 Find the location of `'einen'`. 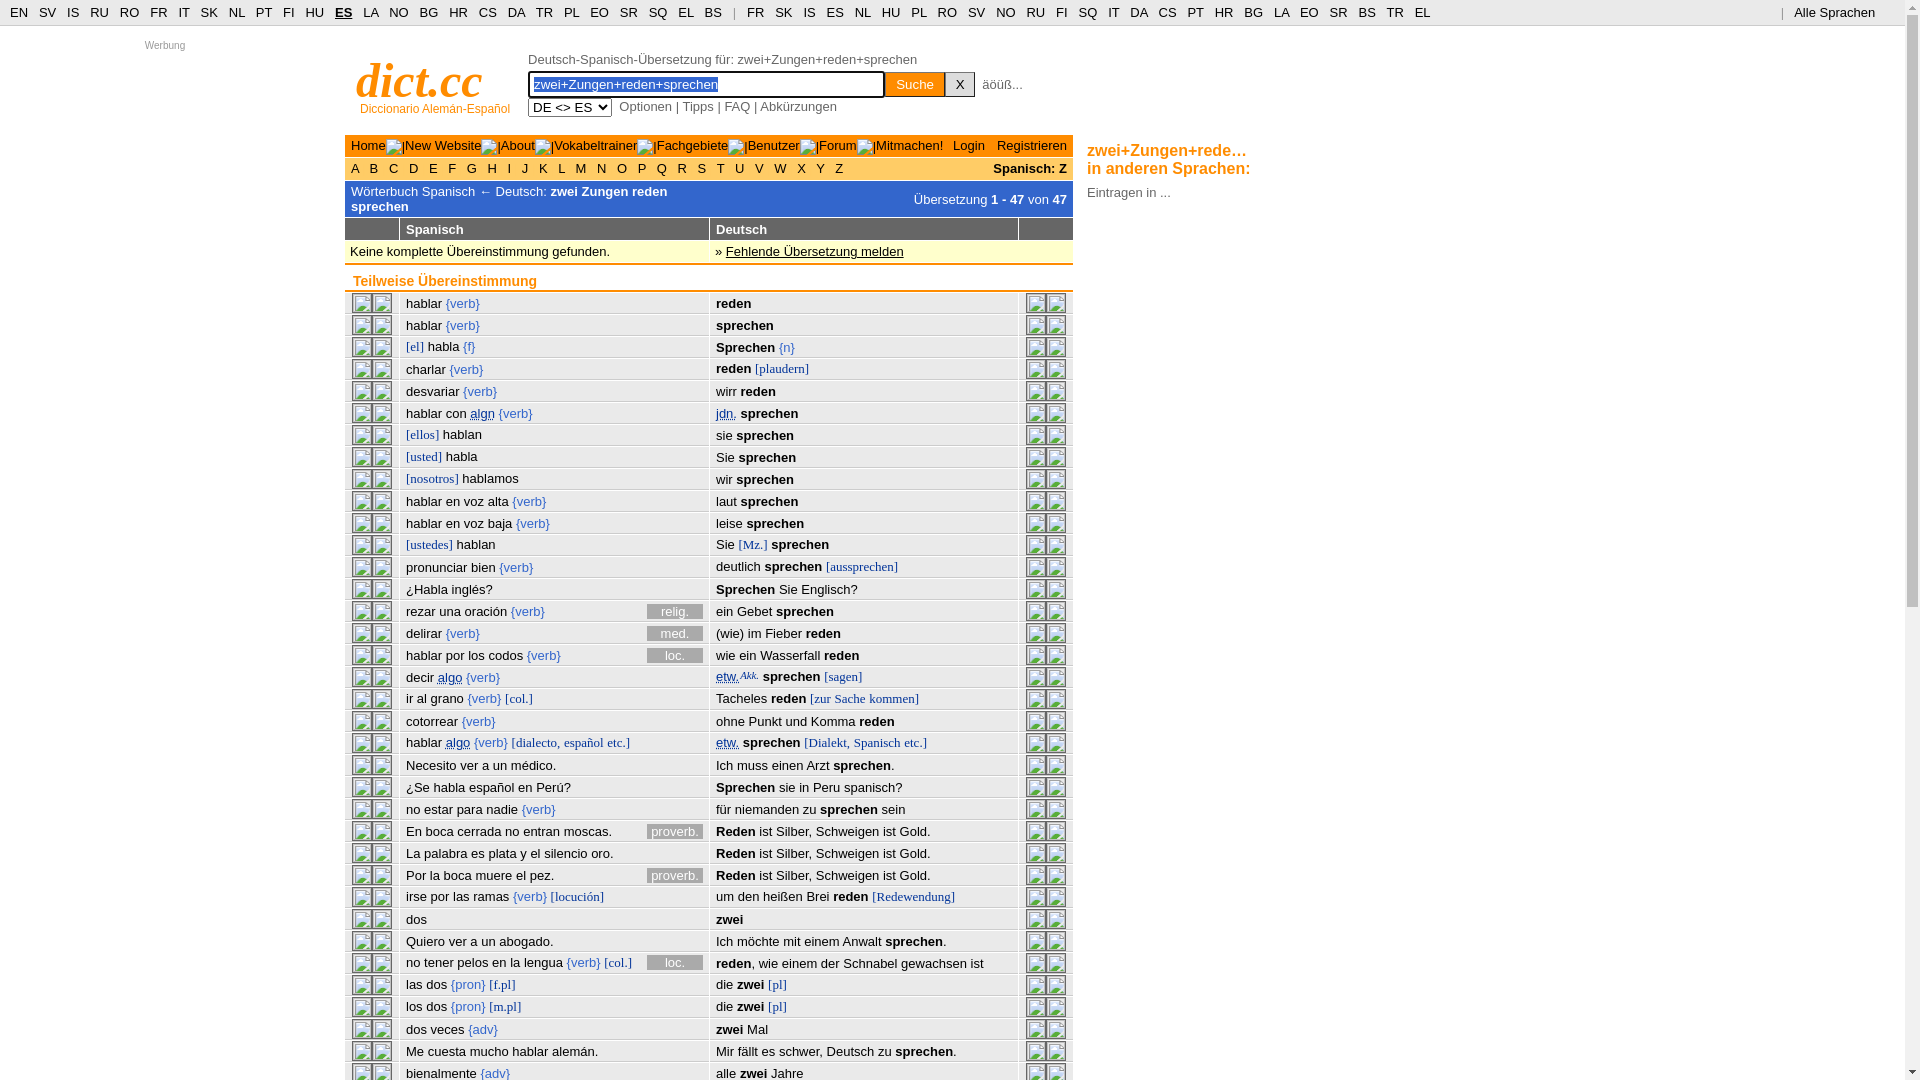

'einen' is located at coordinates (786, 765).